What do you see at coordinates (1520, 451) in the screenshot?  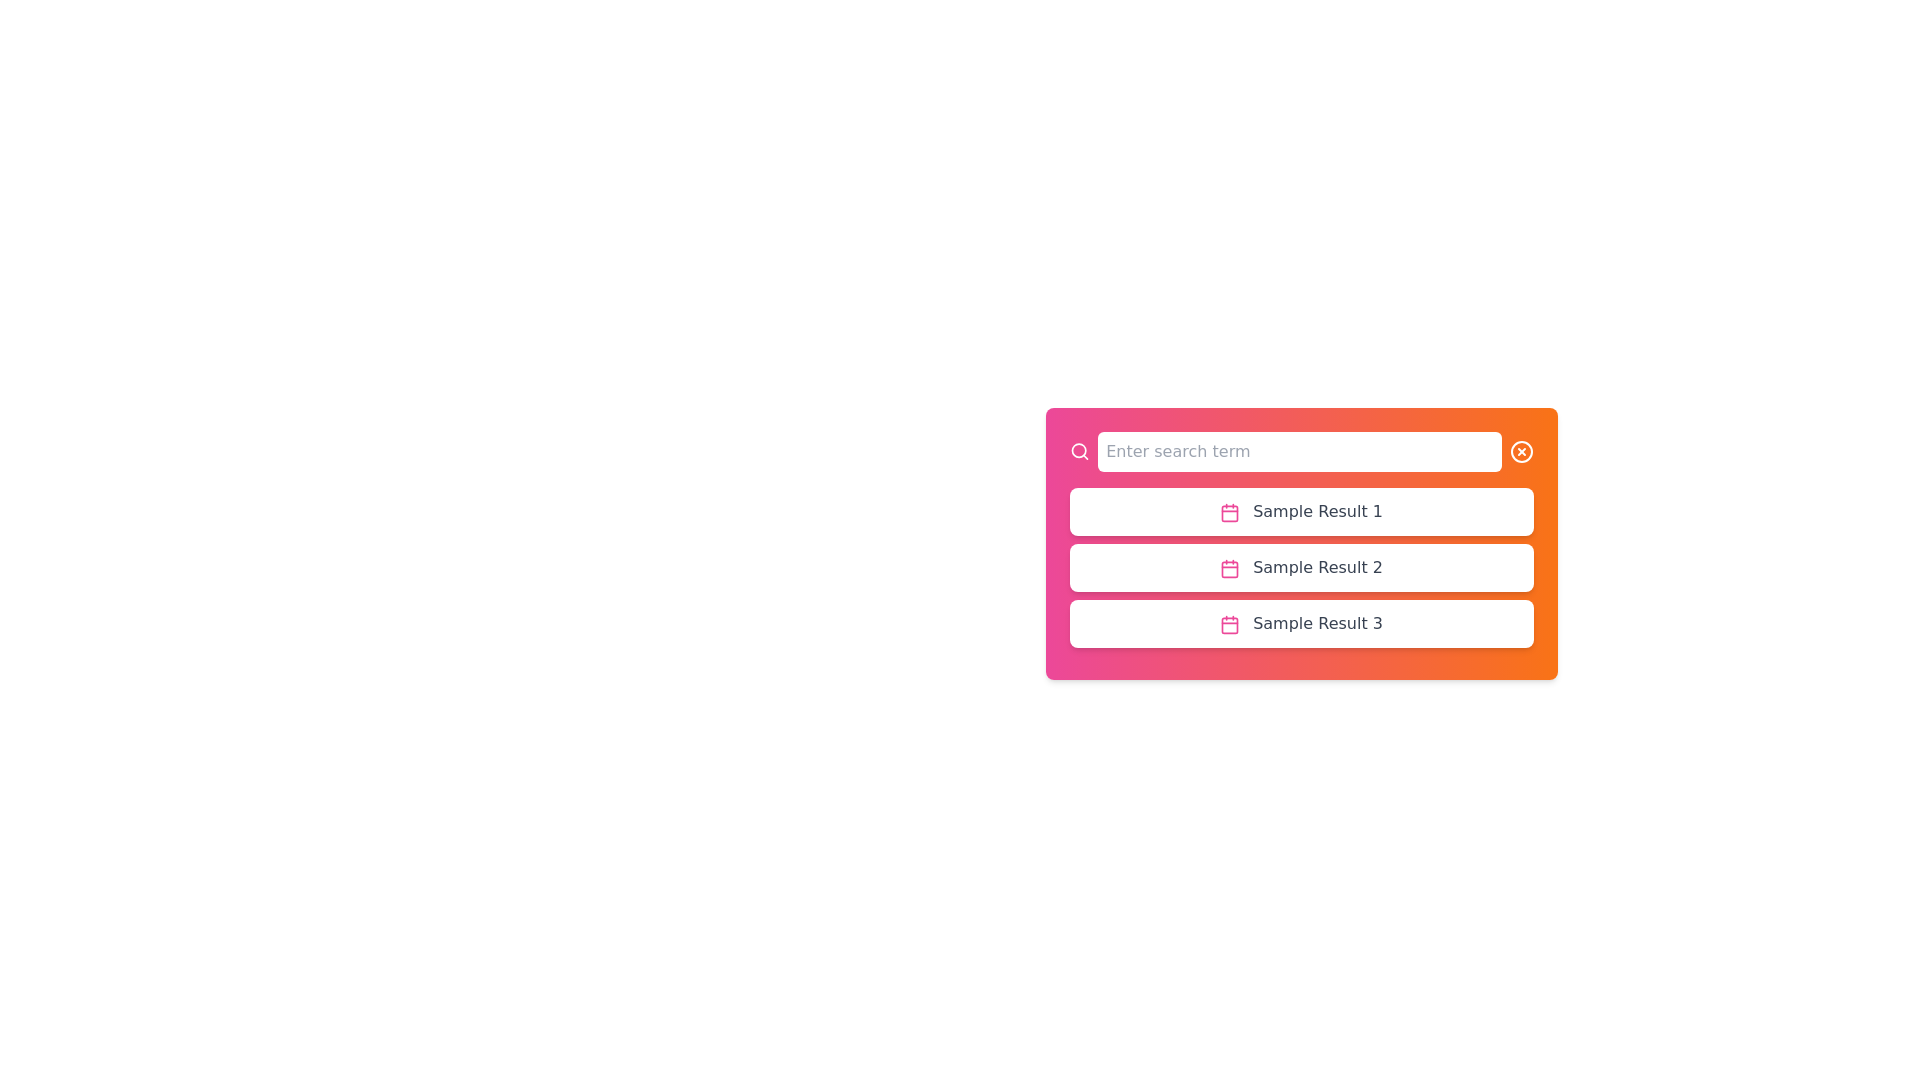 I see `circular outline element located at the top-right corner of the search bar component, which has a gradient background transitioning from pink to orange` at bounding box center [1520, 451].